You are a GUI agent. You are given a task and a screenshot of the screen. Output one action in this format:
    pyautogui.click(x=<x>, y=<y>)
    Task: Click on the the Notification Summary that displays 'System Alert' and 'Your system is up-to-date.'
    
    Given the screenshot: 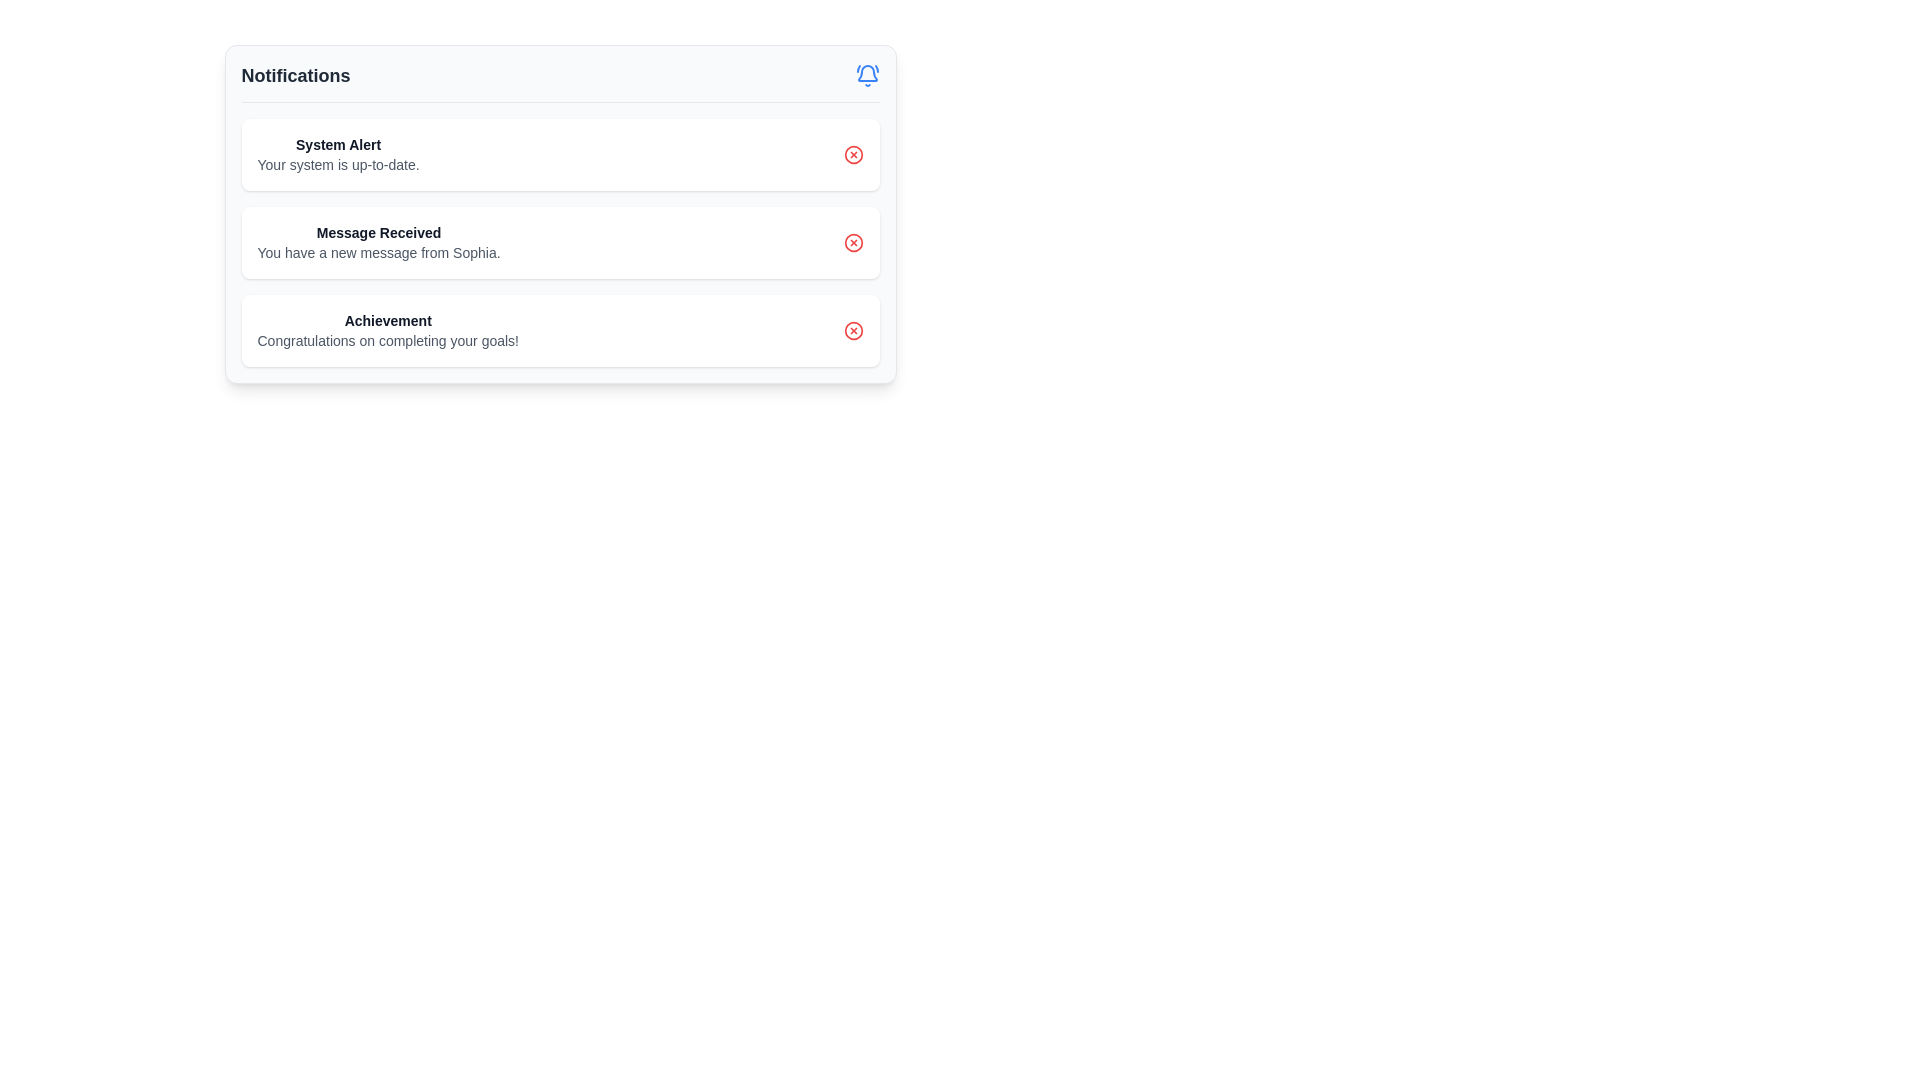 What is the action you would take?
    pyautogui.click(x=338, y=153)
    